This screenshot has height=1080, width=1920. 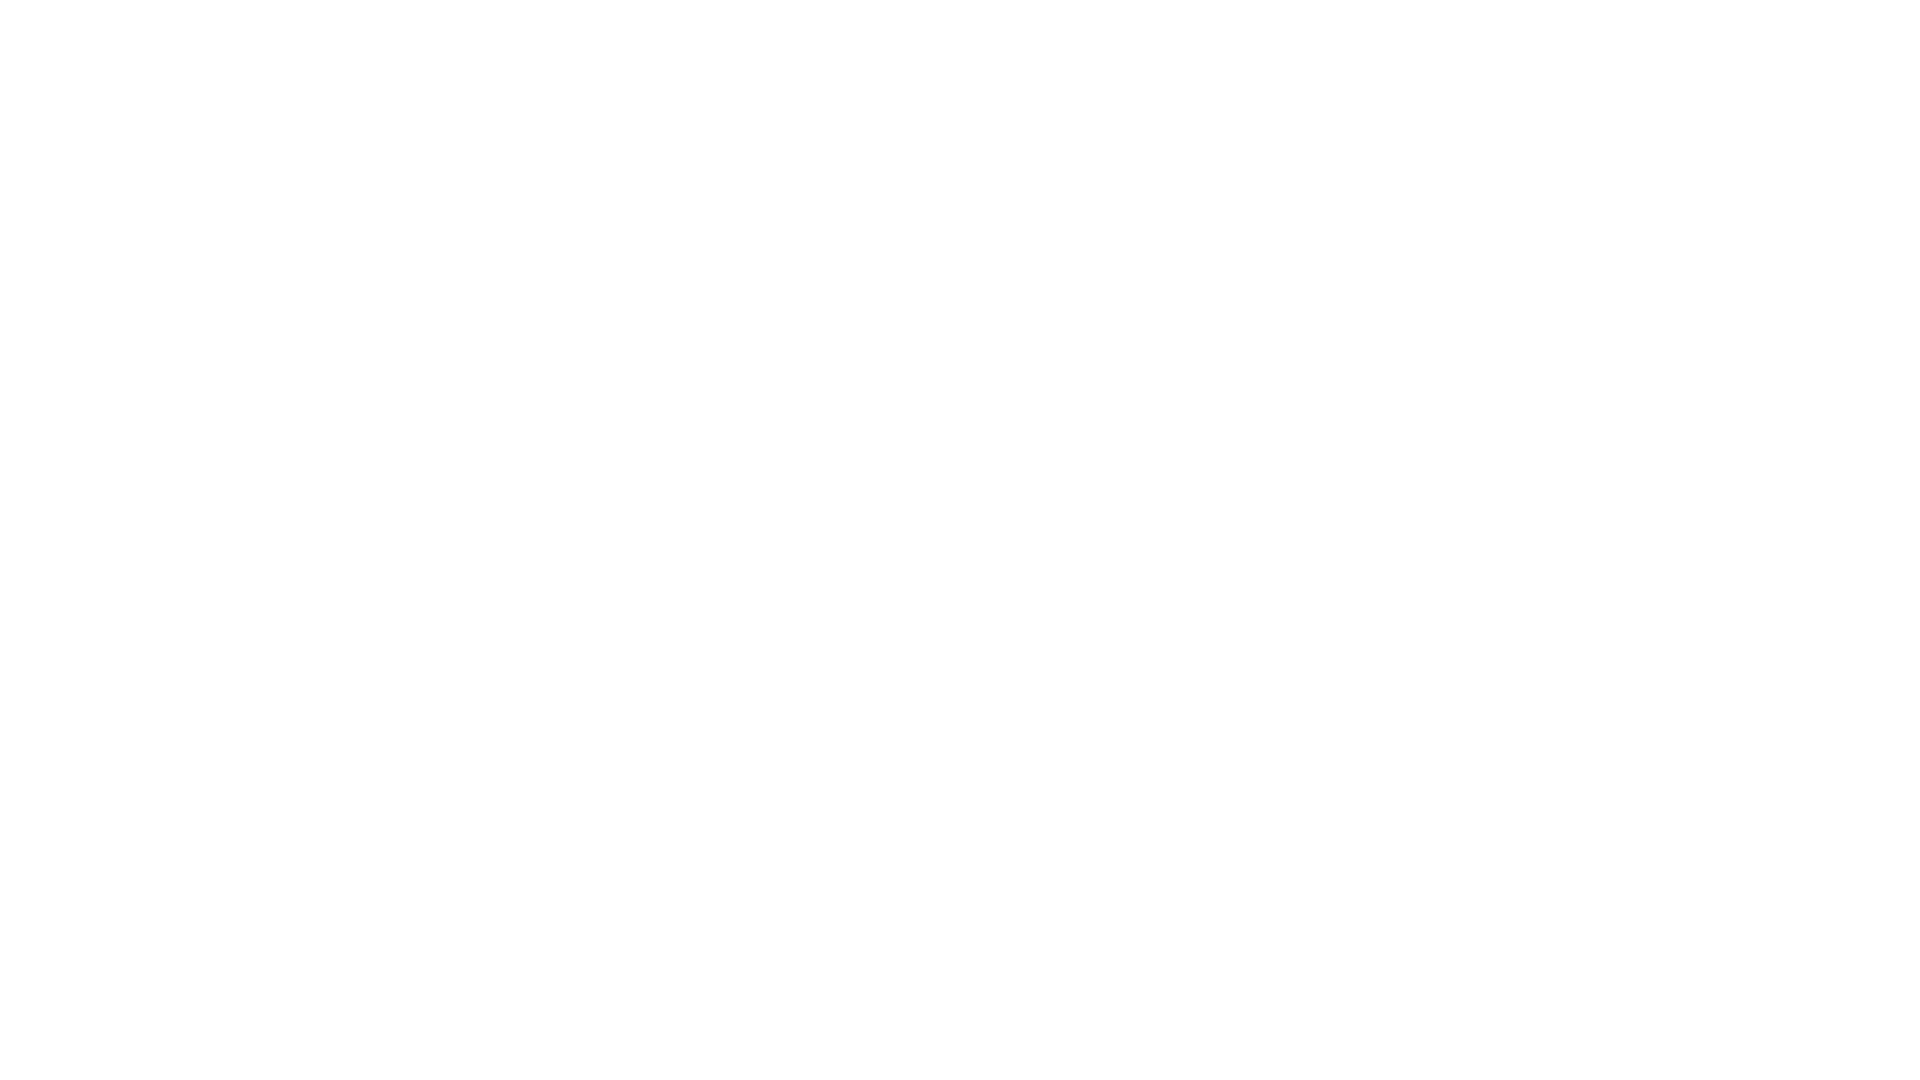 I want to click on BACK TO EPISODES, so click(x=449, y=195).